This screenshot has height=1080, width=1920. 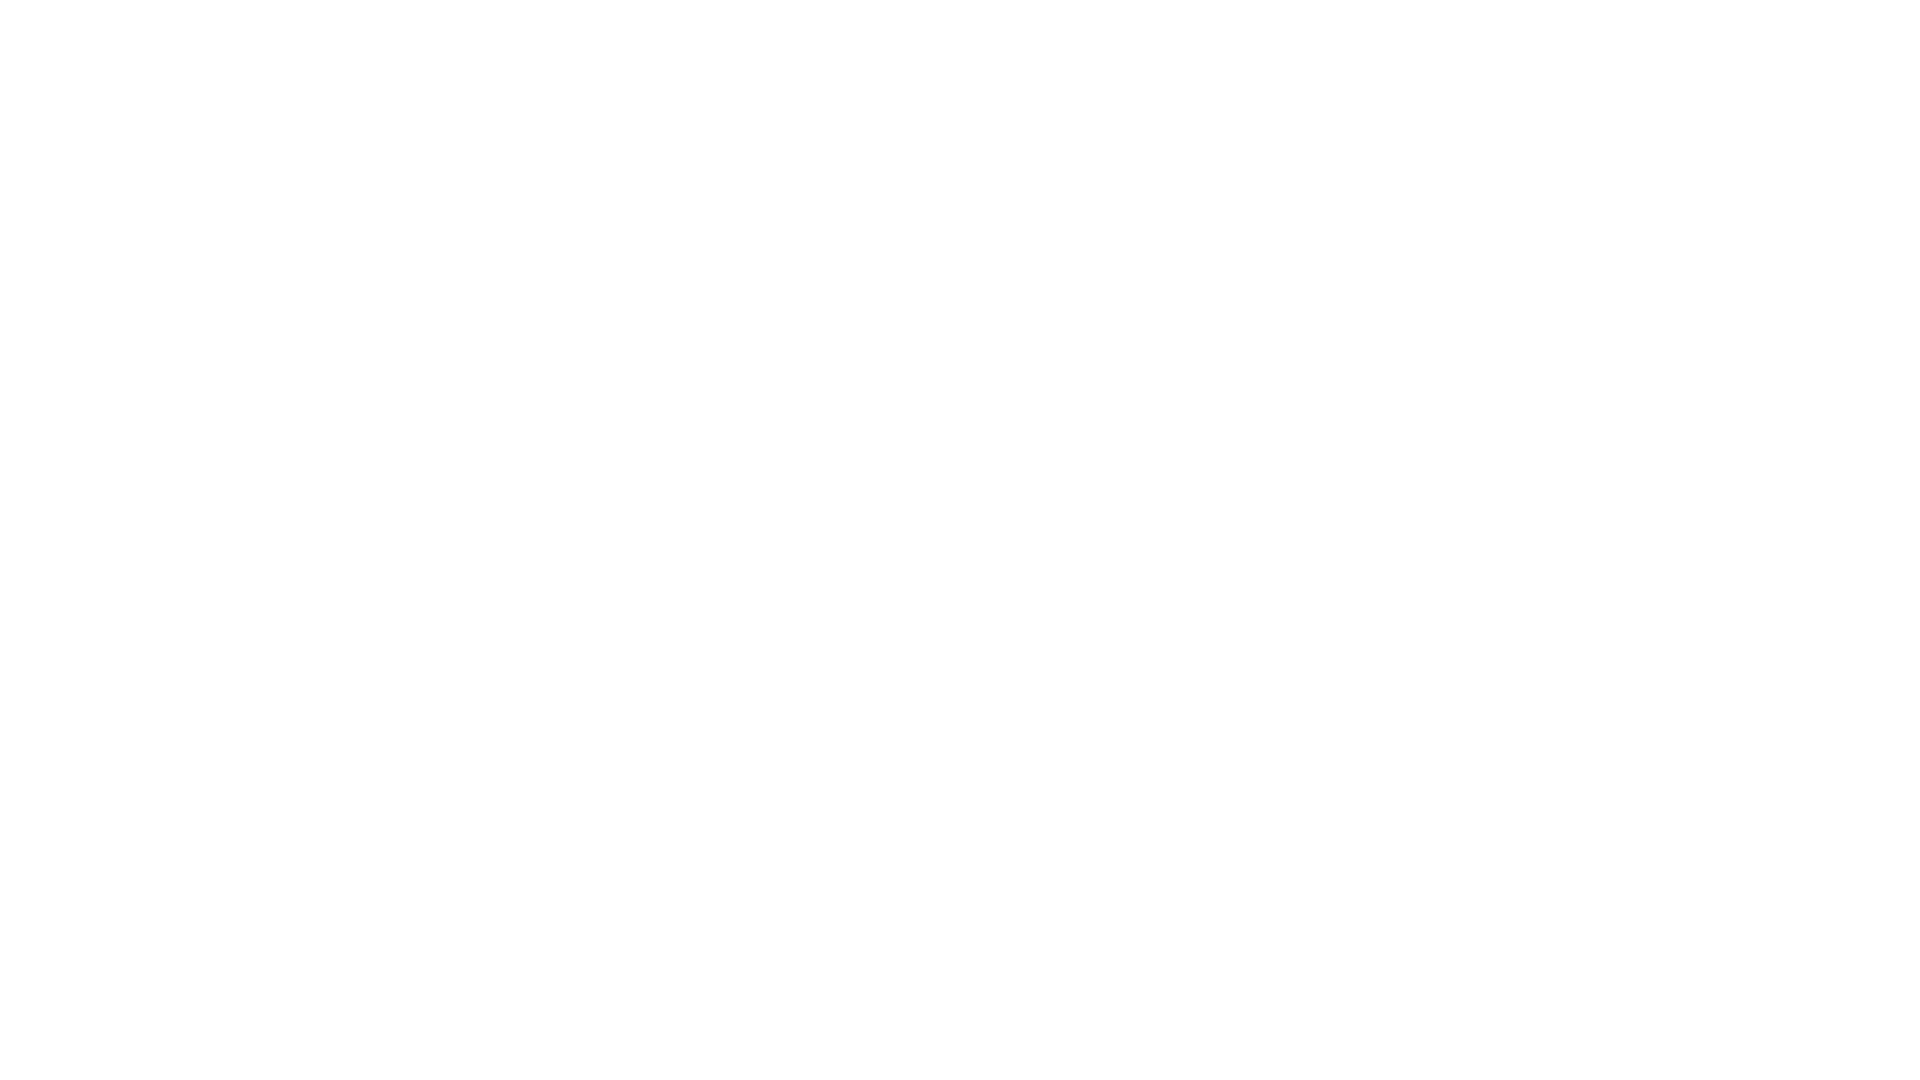 I want to click on BACK TO EPISODES, so click(x=449, y=195).